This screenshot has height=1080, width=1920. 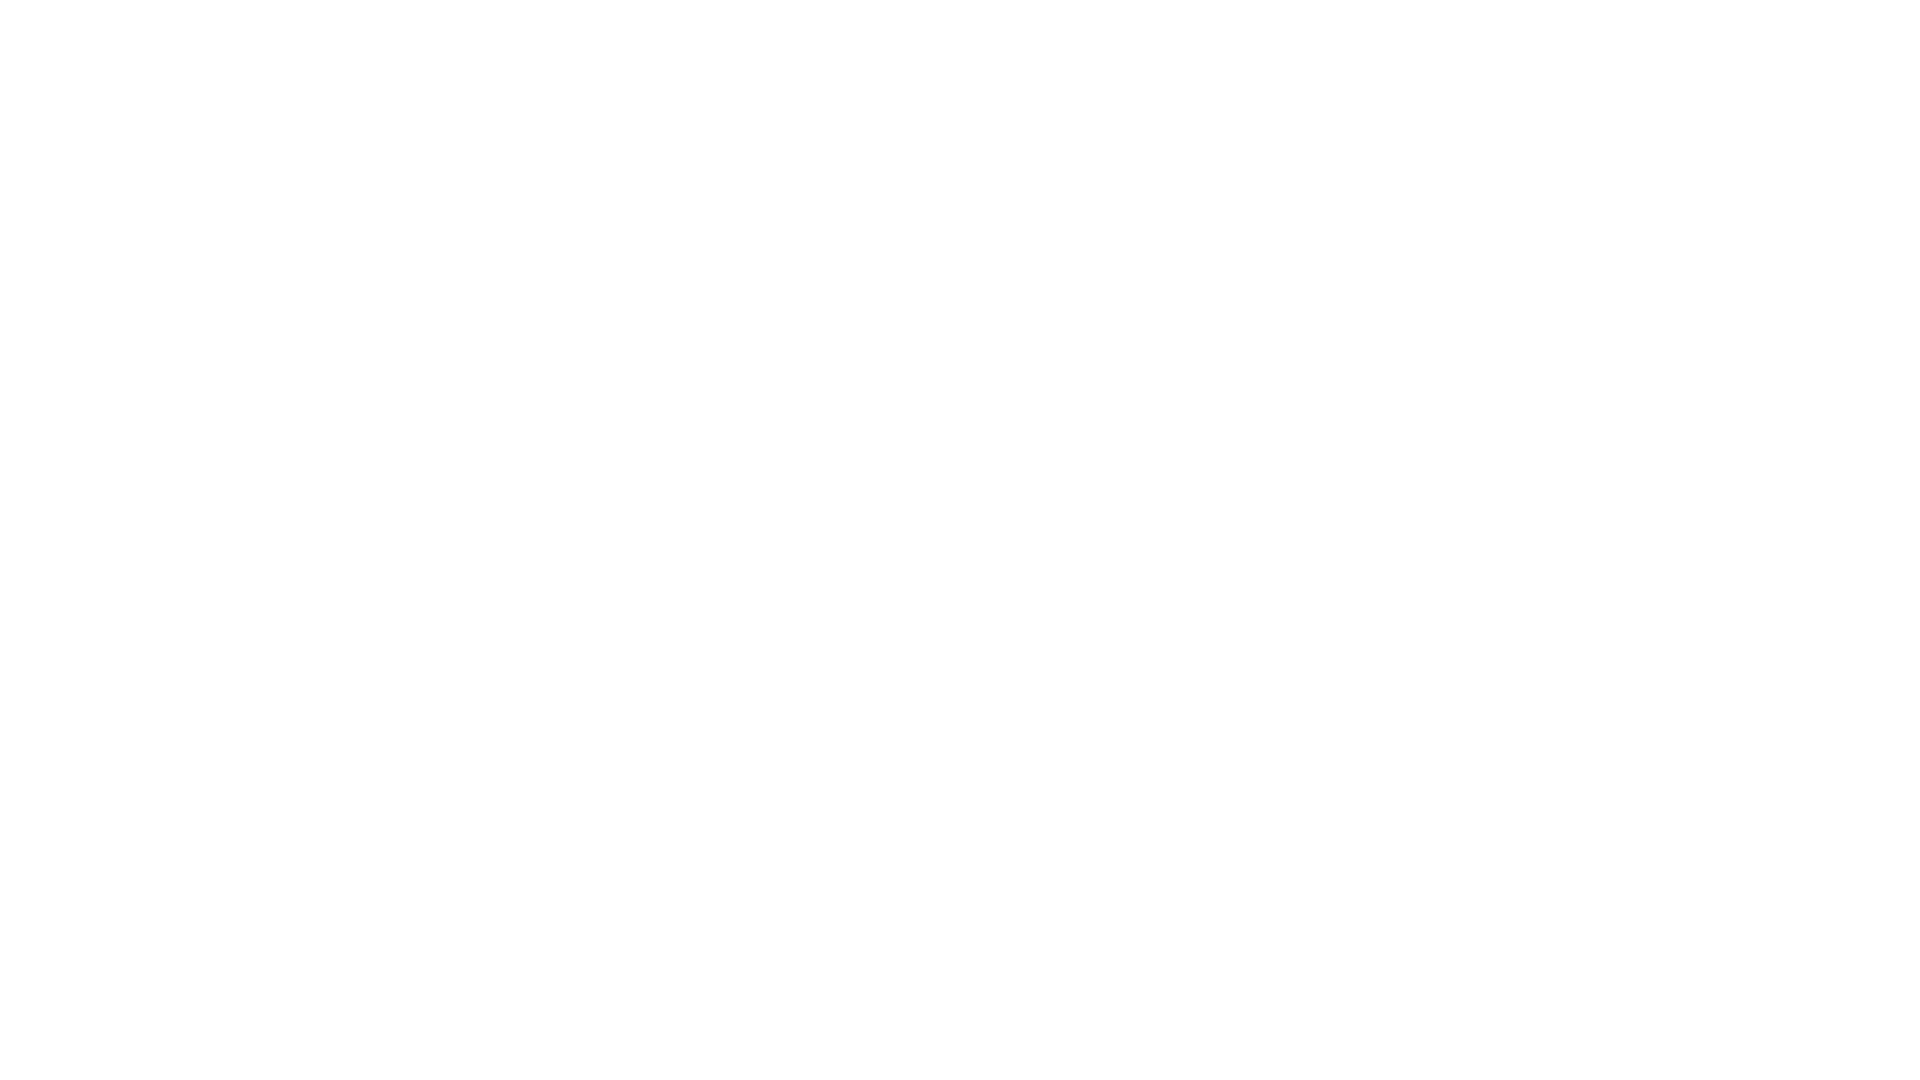 I want to click on BACK TO EPISODES, so click(x=449, y=195).